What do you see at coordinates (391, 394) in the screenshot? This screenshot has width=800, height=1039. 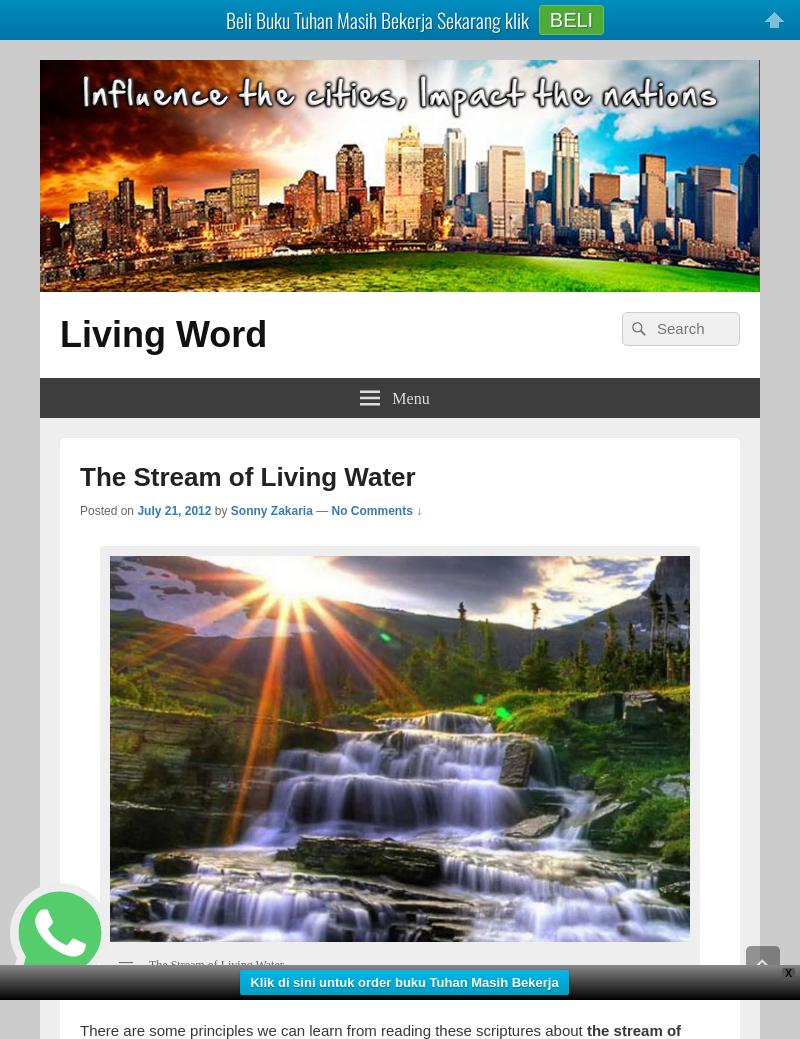 I see `'Menu'` at bounding box center [391, 394].